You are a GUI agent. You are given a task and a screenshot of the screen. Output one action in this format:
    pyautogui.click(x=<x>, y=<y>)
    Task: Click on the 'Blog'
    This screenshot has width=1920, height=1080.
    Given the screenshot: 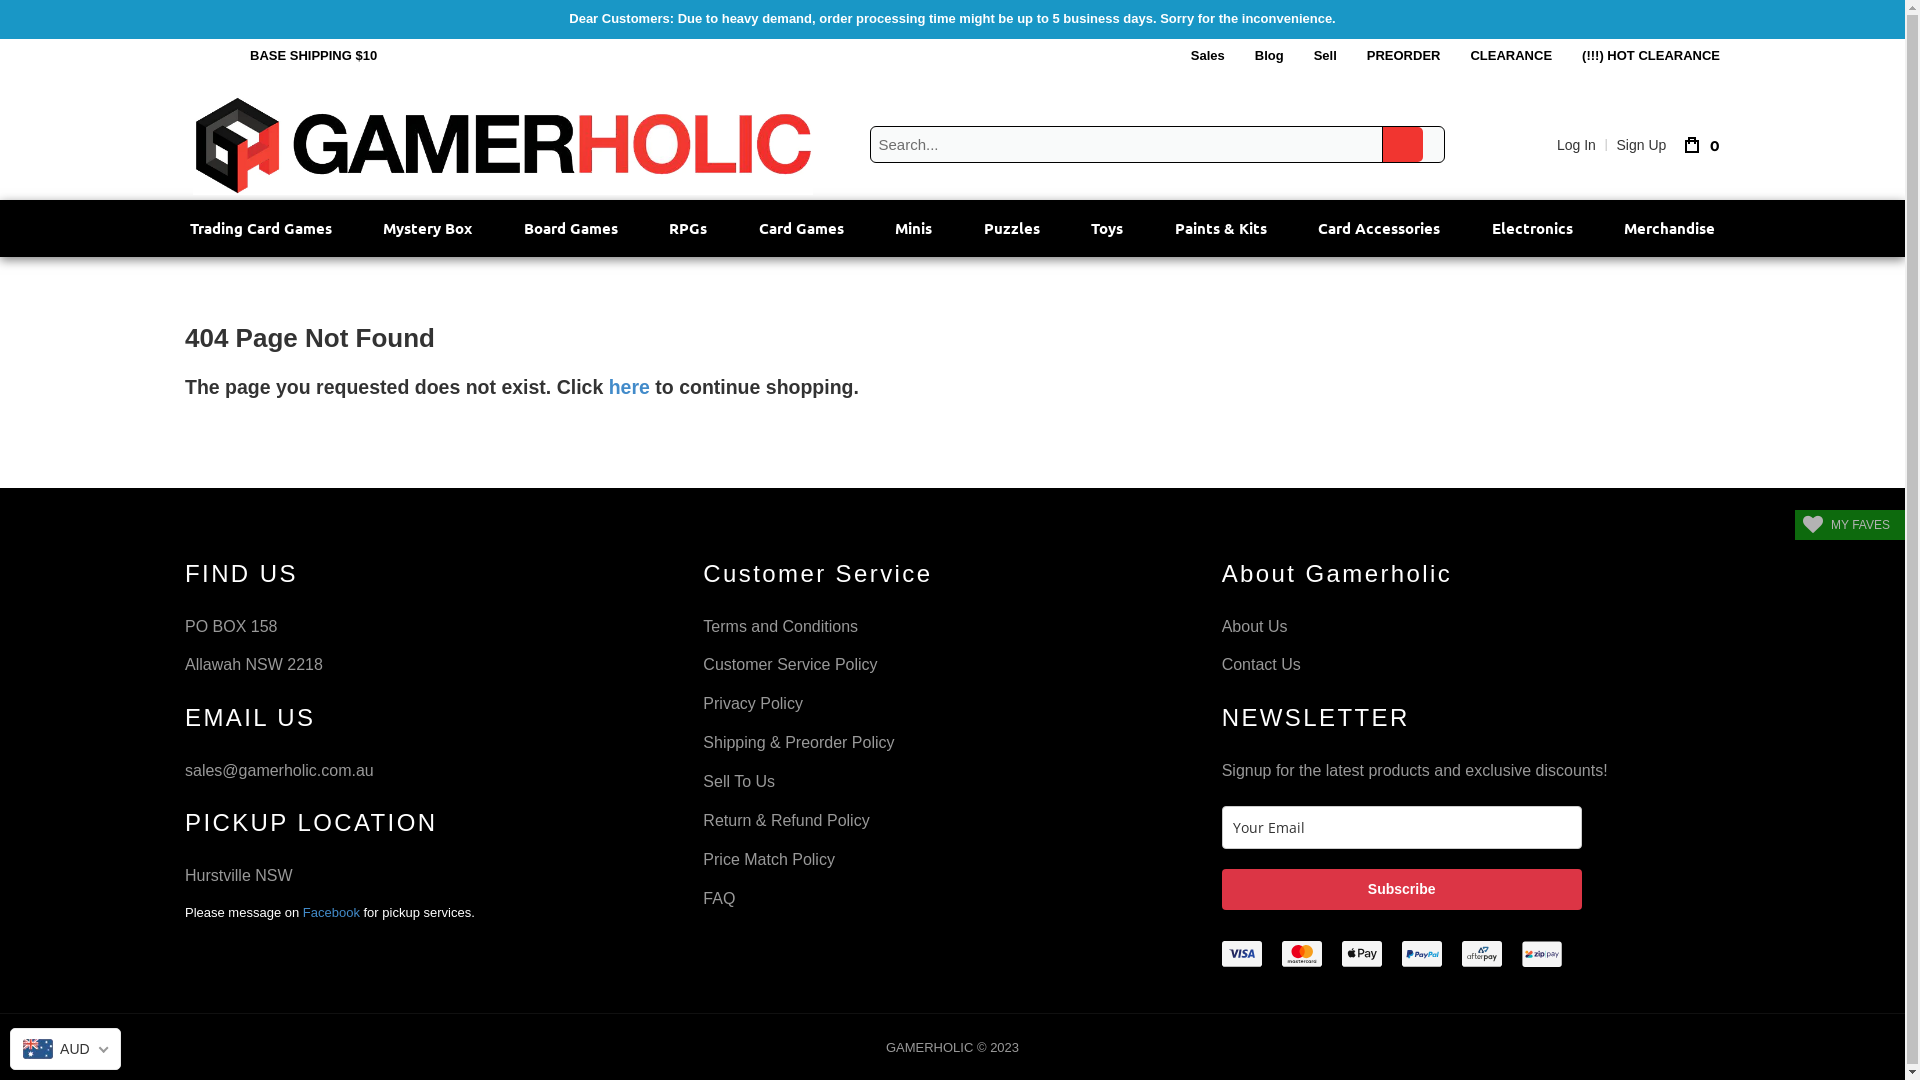 What is the action you would take?
    pyautogui.click(x=1268, y=56)
    